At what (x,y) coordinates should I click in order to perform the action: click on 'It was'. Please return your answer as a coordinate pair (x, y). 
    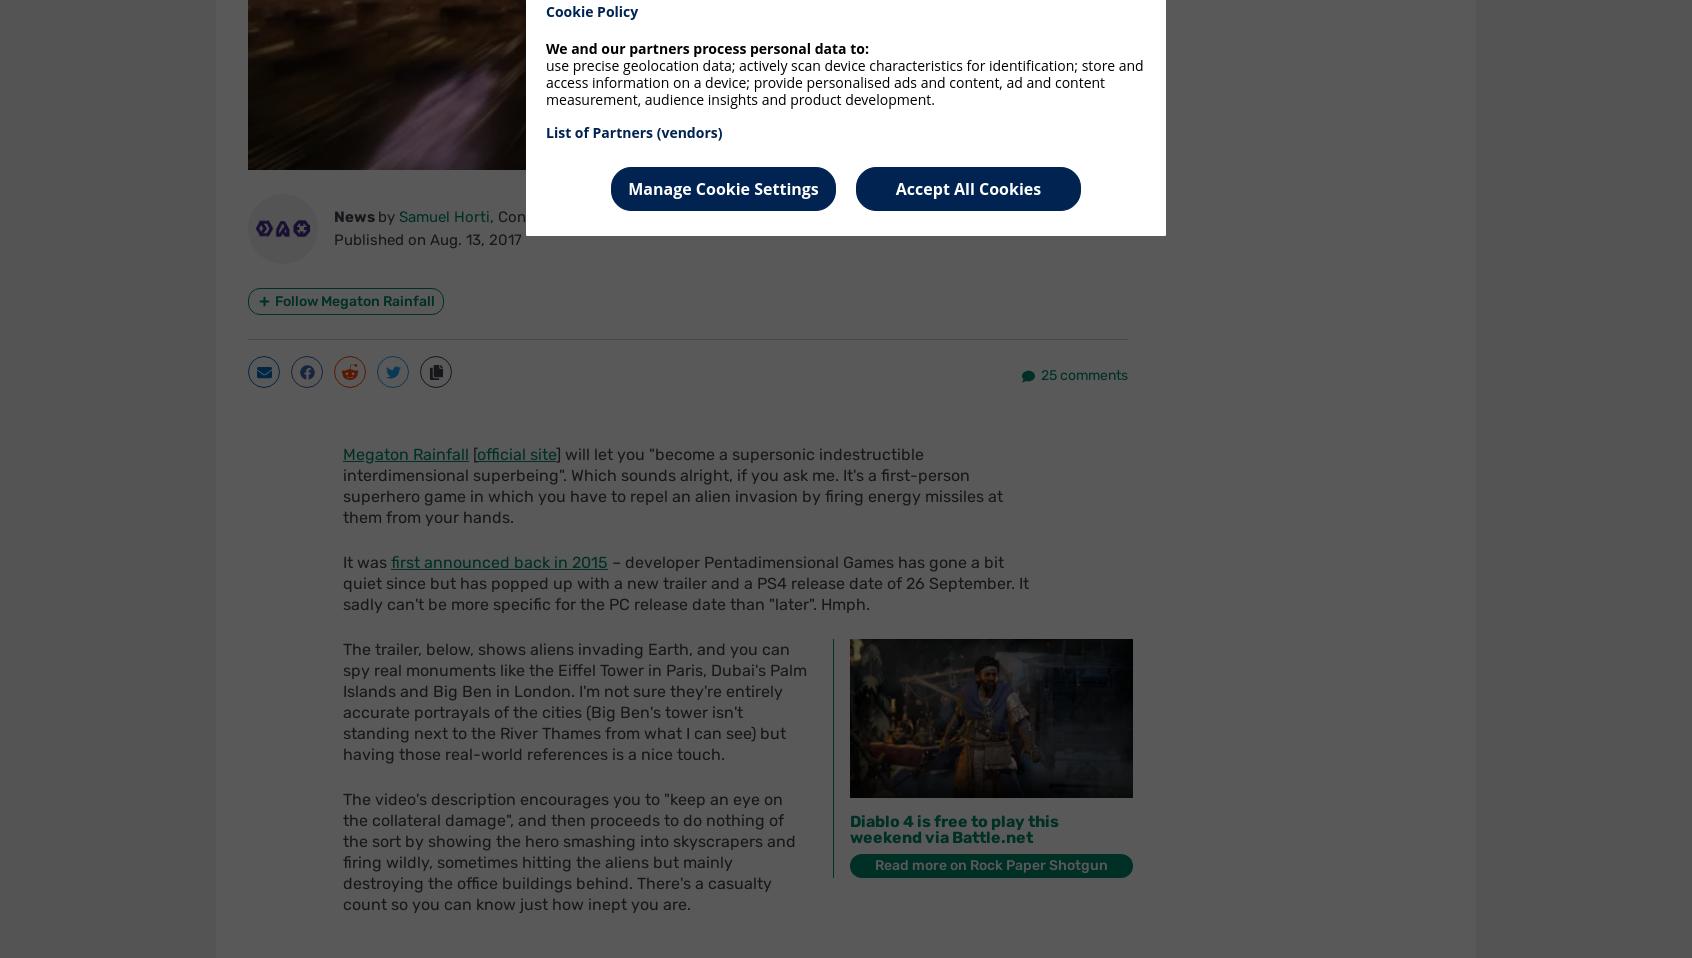
    Looking at the image, I should click on (366, 562).